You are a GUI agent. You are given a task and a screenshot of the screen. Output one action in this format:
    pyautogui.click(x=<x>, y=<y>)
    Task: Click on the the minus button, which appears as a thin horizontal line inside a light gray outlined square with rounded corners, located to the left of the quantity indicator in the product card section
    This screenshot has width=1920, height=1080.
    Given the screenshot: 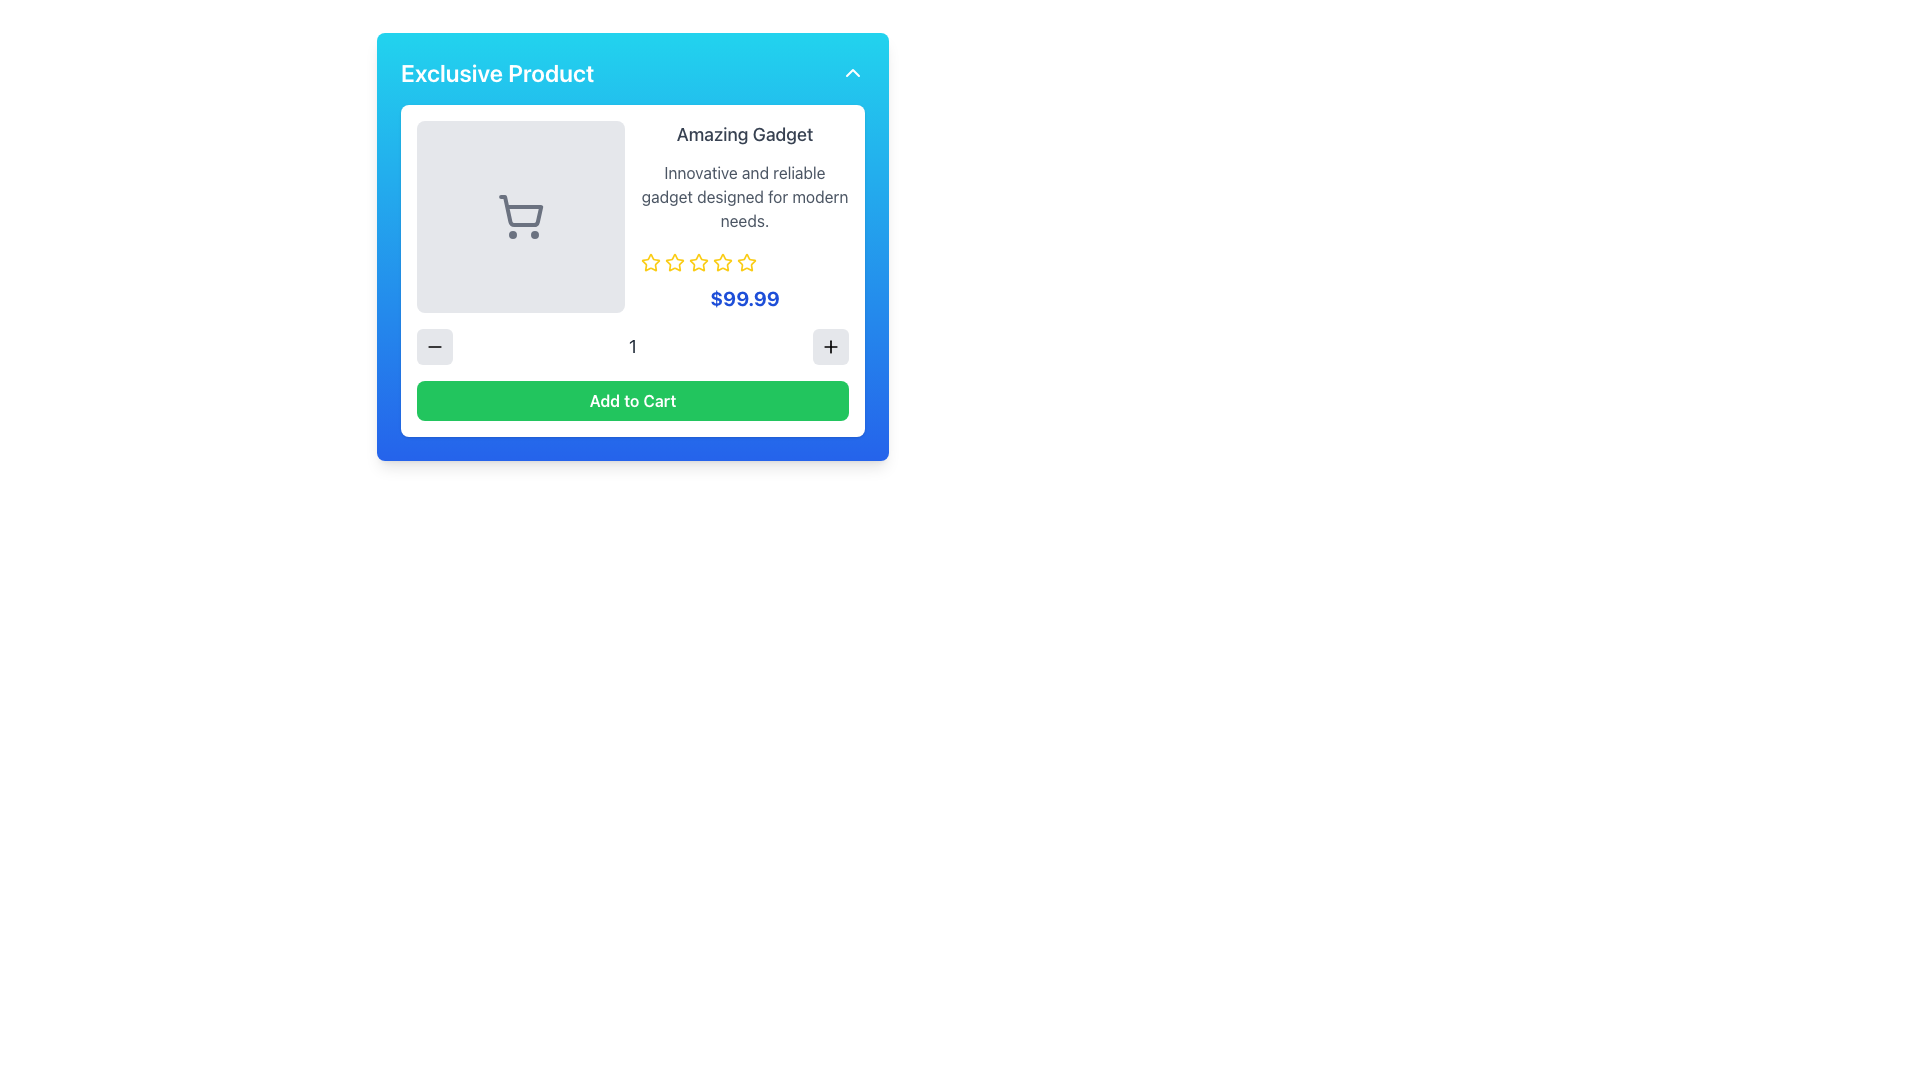 What is the action you would take?
    pyautogui.click(x=434, y=346)
    